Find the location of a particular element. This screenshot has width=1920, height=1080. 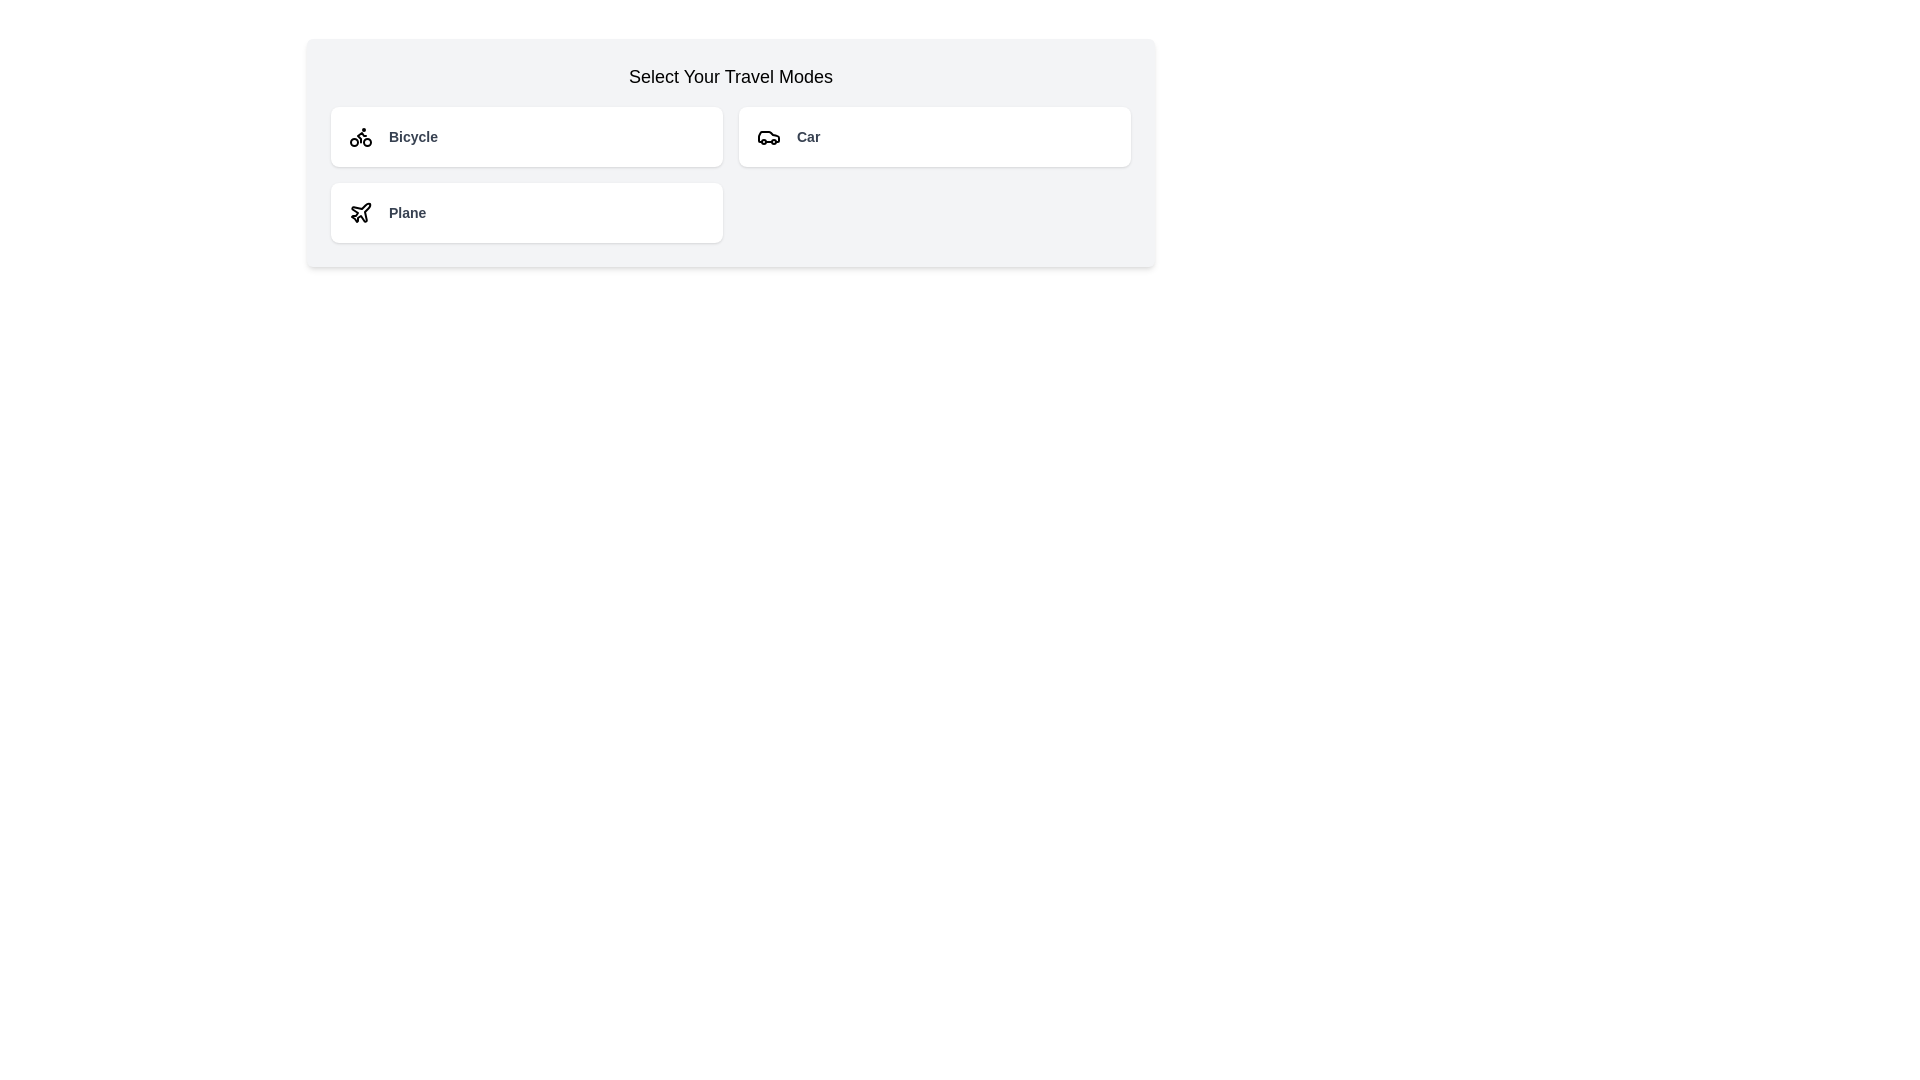

the 'Plane' icon located in the lower-left quadrant of the layout is located at coordinates (361, 212).